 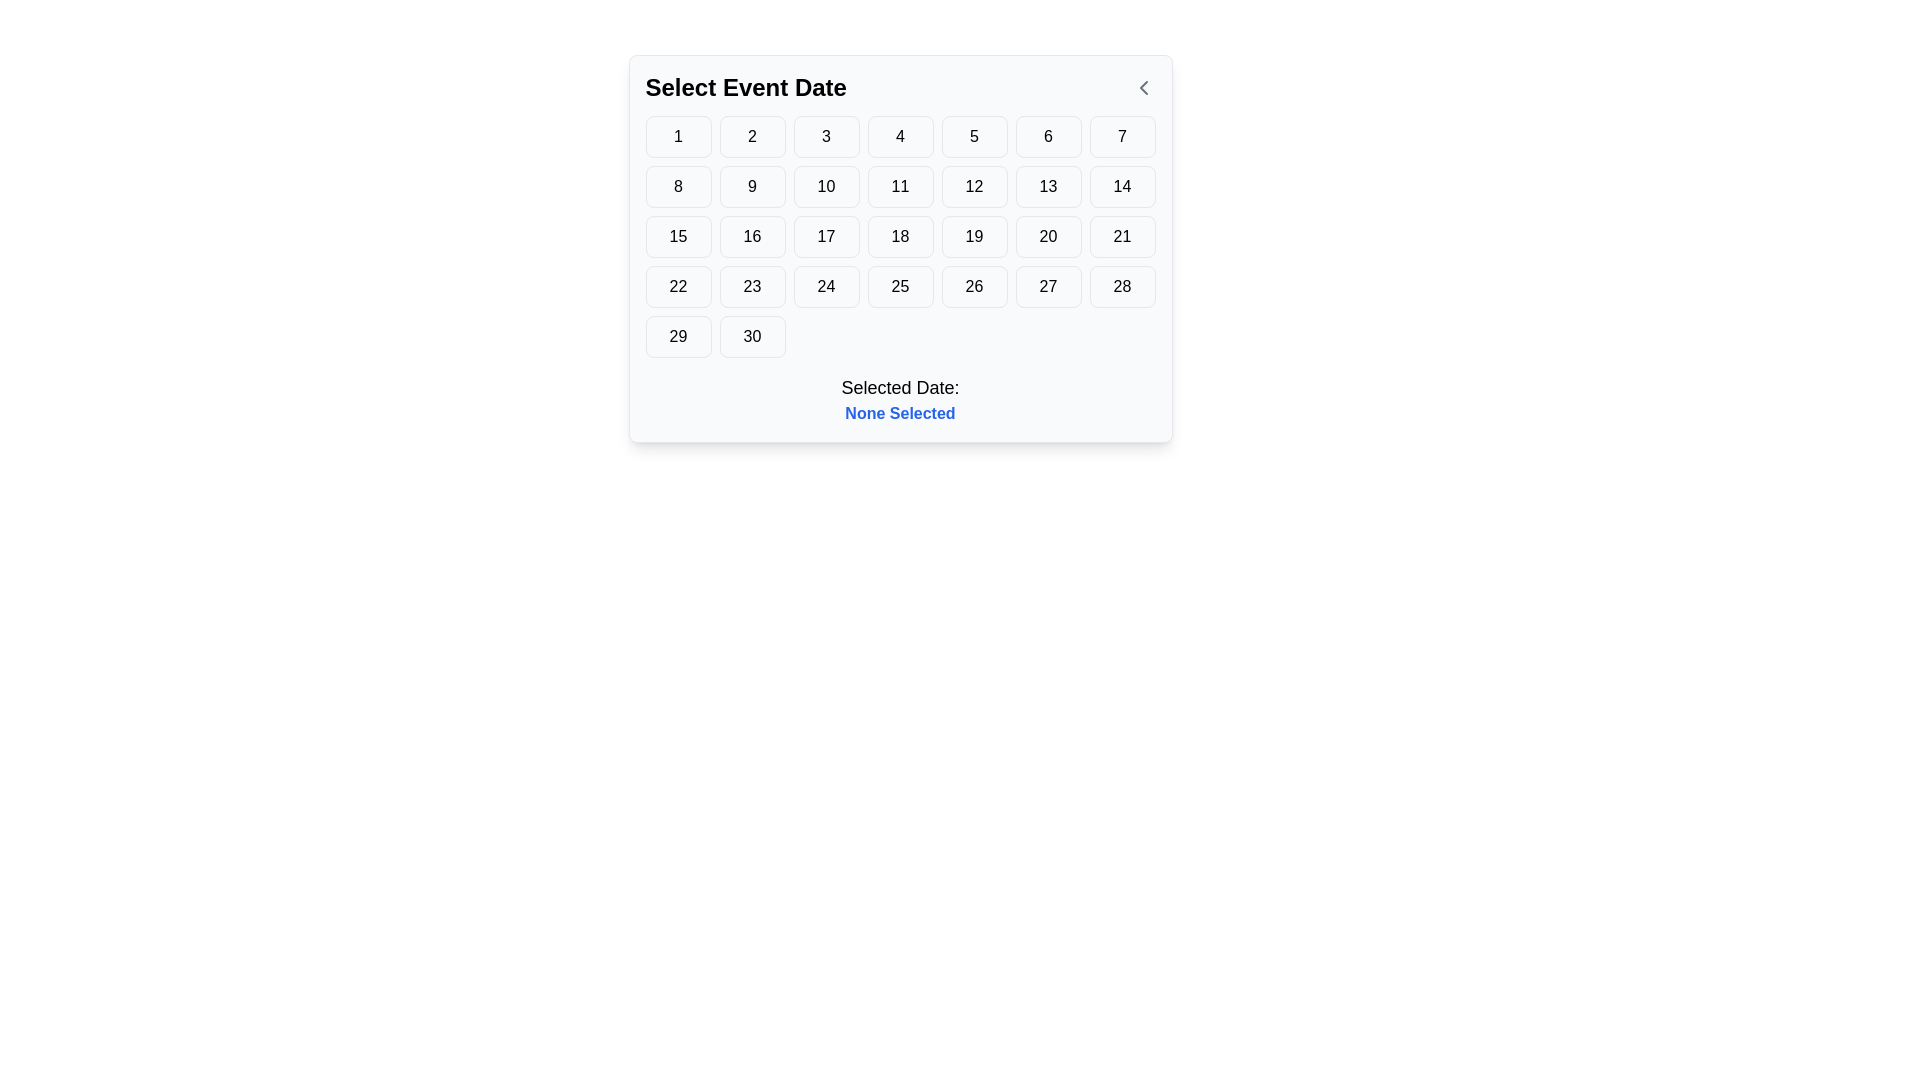 I want to click on the square button with rounded corners that displays the text '6', so click(x=1047, y=136).